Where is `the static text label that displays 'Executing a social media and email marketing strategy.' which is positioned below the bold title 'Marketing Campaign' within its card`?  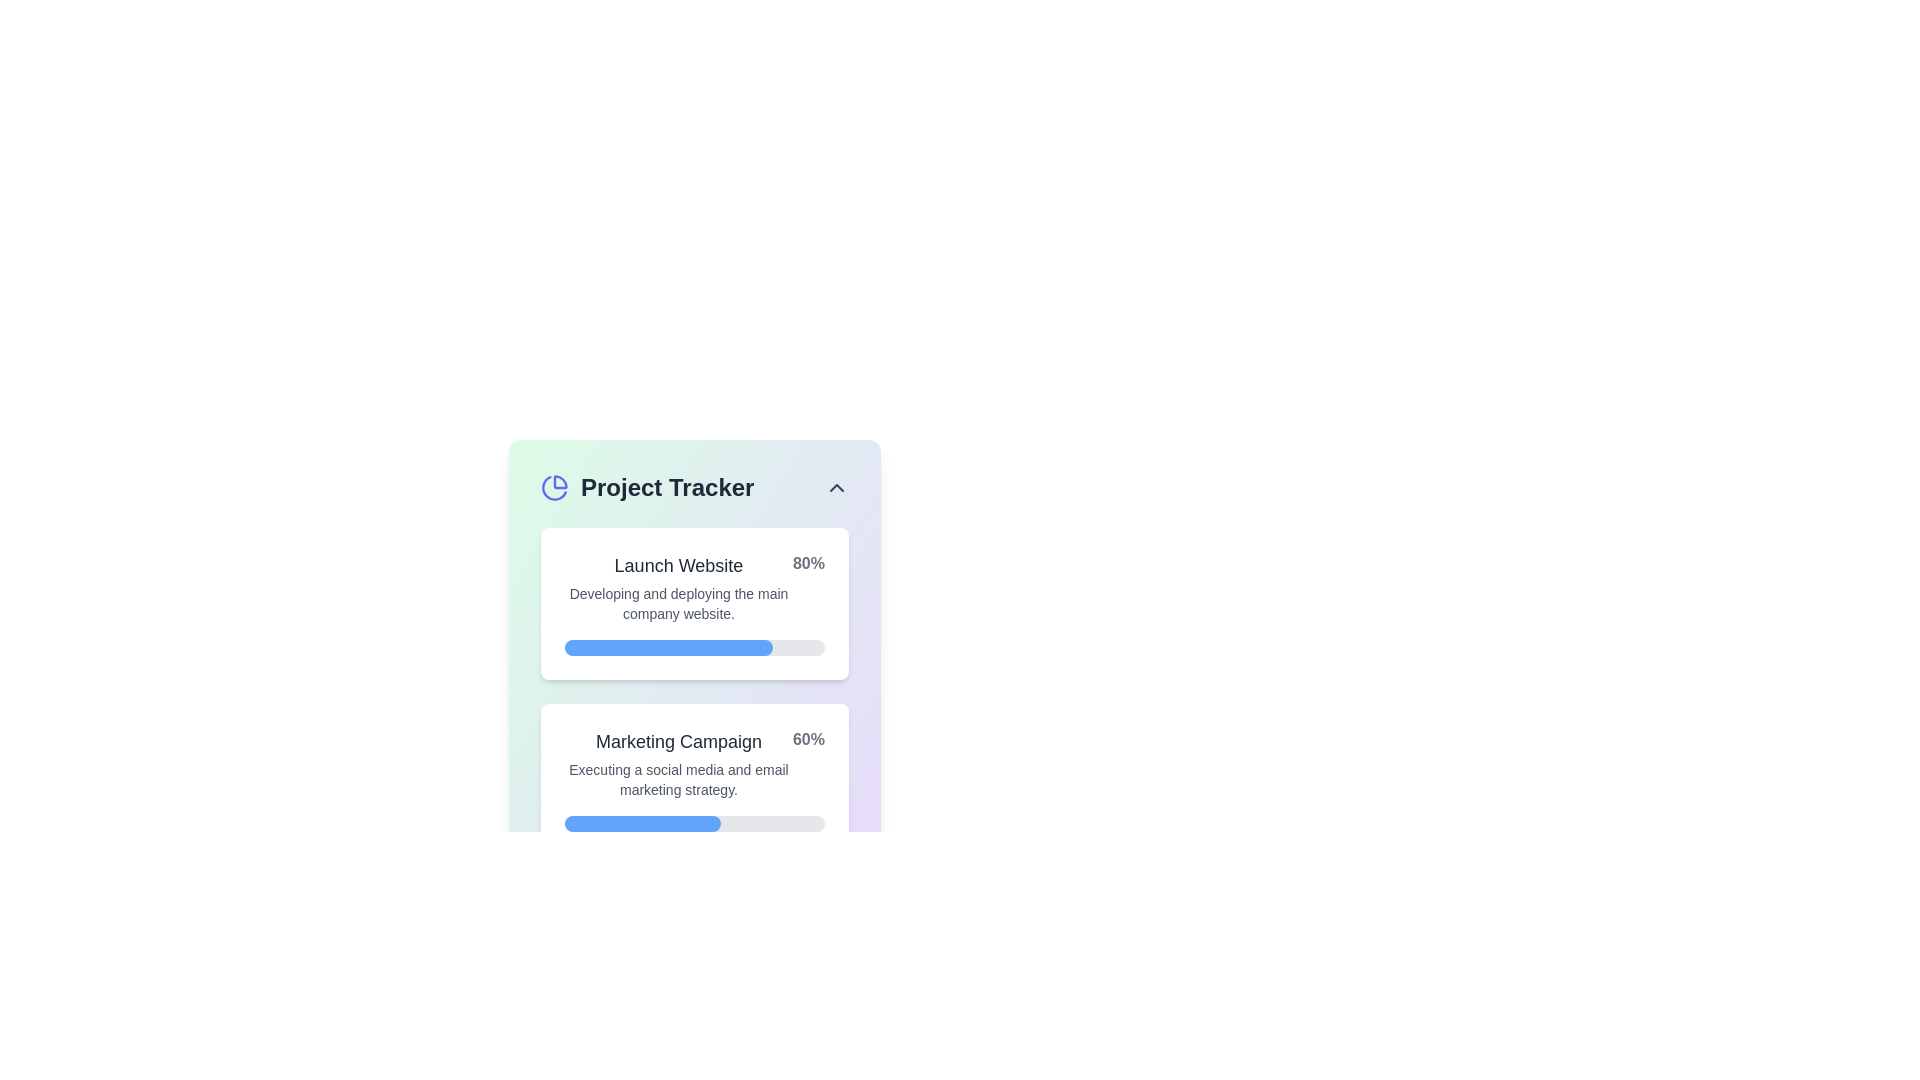 the static text label that displays 'Executing a social media and email marketing strategy.' which is positioned below the bold title 'Marketing Campaign' within its card is located at coordinates (678, 778).